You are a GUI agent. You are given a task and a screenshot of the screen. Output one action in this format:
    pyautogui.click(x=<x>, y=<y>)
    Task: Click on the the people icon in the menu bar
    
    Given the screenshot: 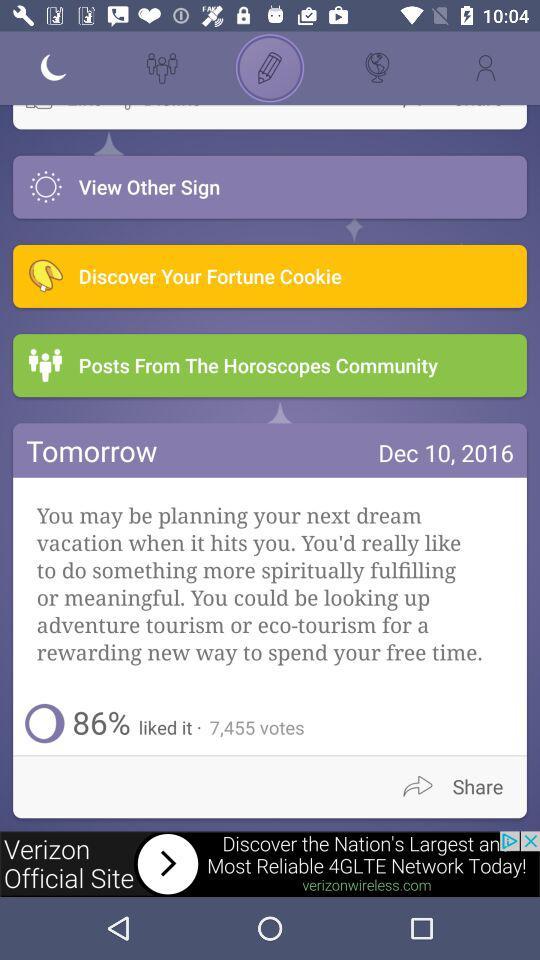 What is the action you would take?
    pyautogui.click(x=161, y=68)
    